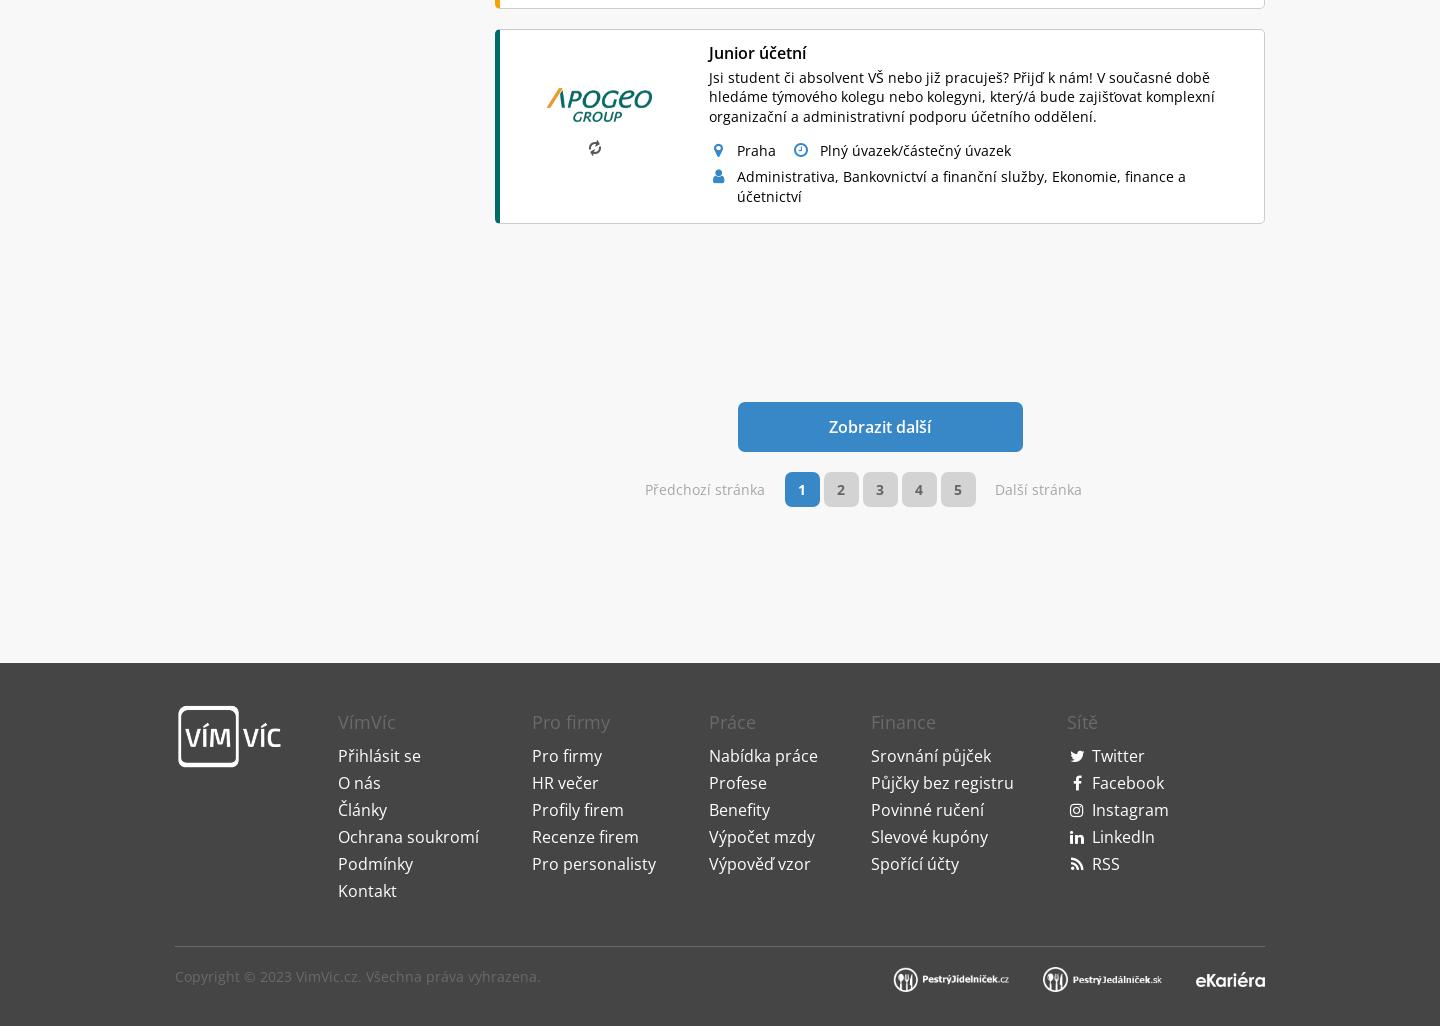  I want to click on 'VimVic.cz', so click(327, 745).